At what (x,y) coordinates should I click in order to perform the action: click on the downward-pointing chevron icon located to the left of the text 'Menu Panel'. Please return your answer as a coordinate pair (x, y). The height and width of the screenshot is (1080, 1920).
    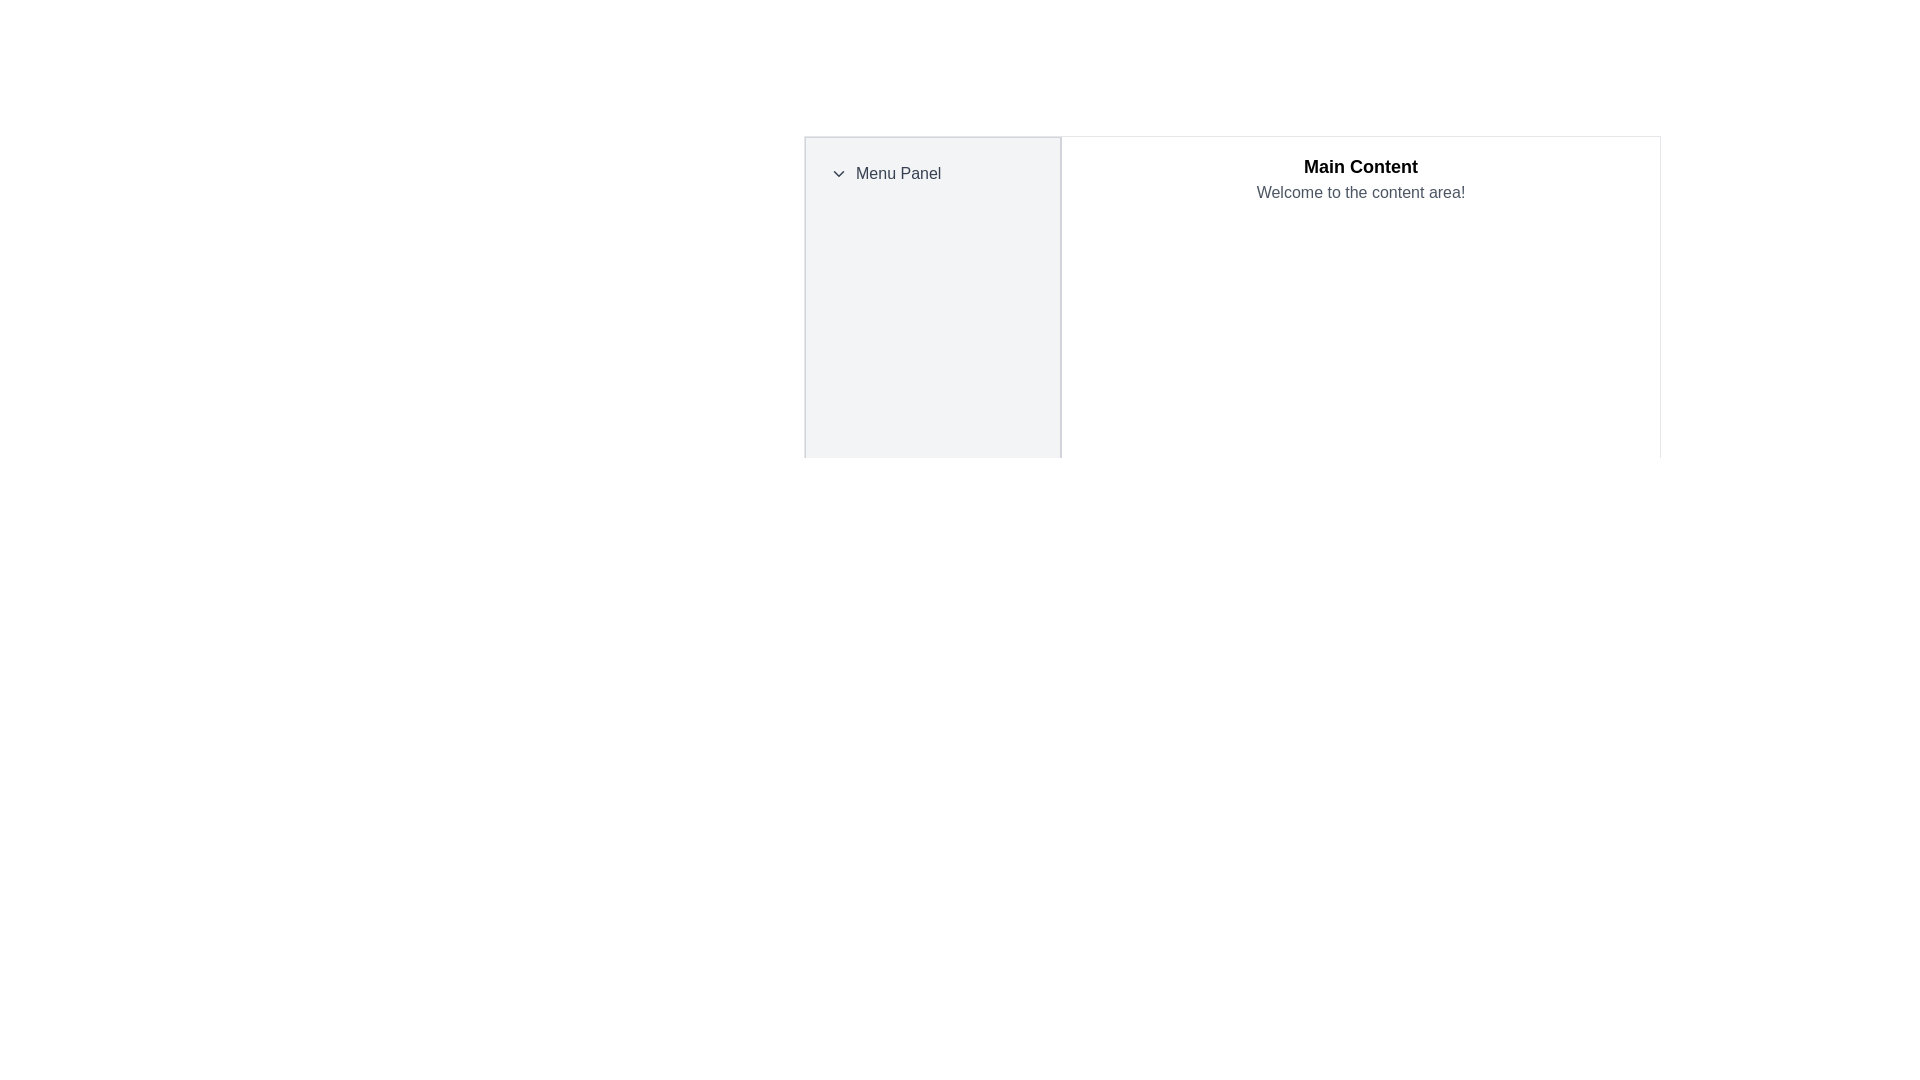
    Looking at the image, I should click on (839, 172).